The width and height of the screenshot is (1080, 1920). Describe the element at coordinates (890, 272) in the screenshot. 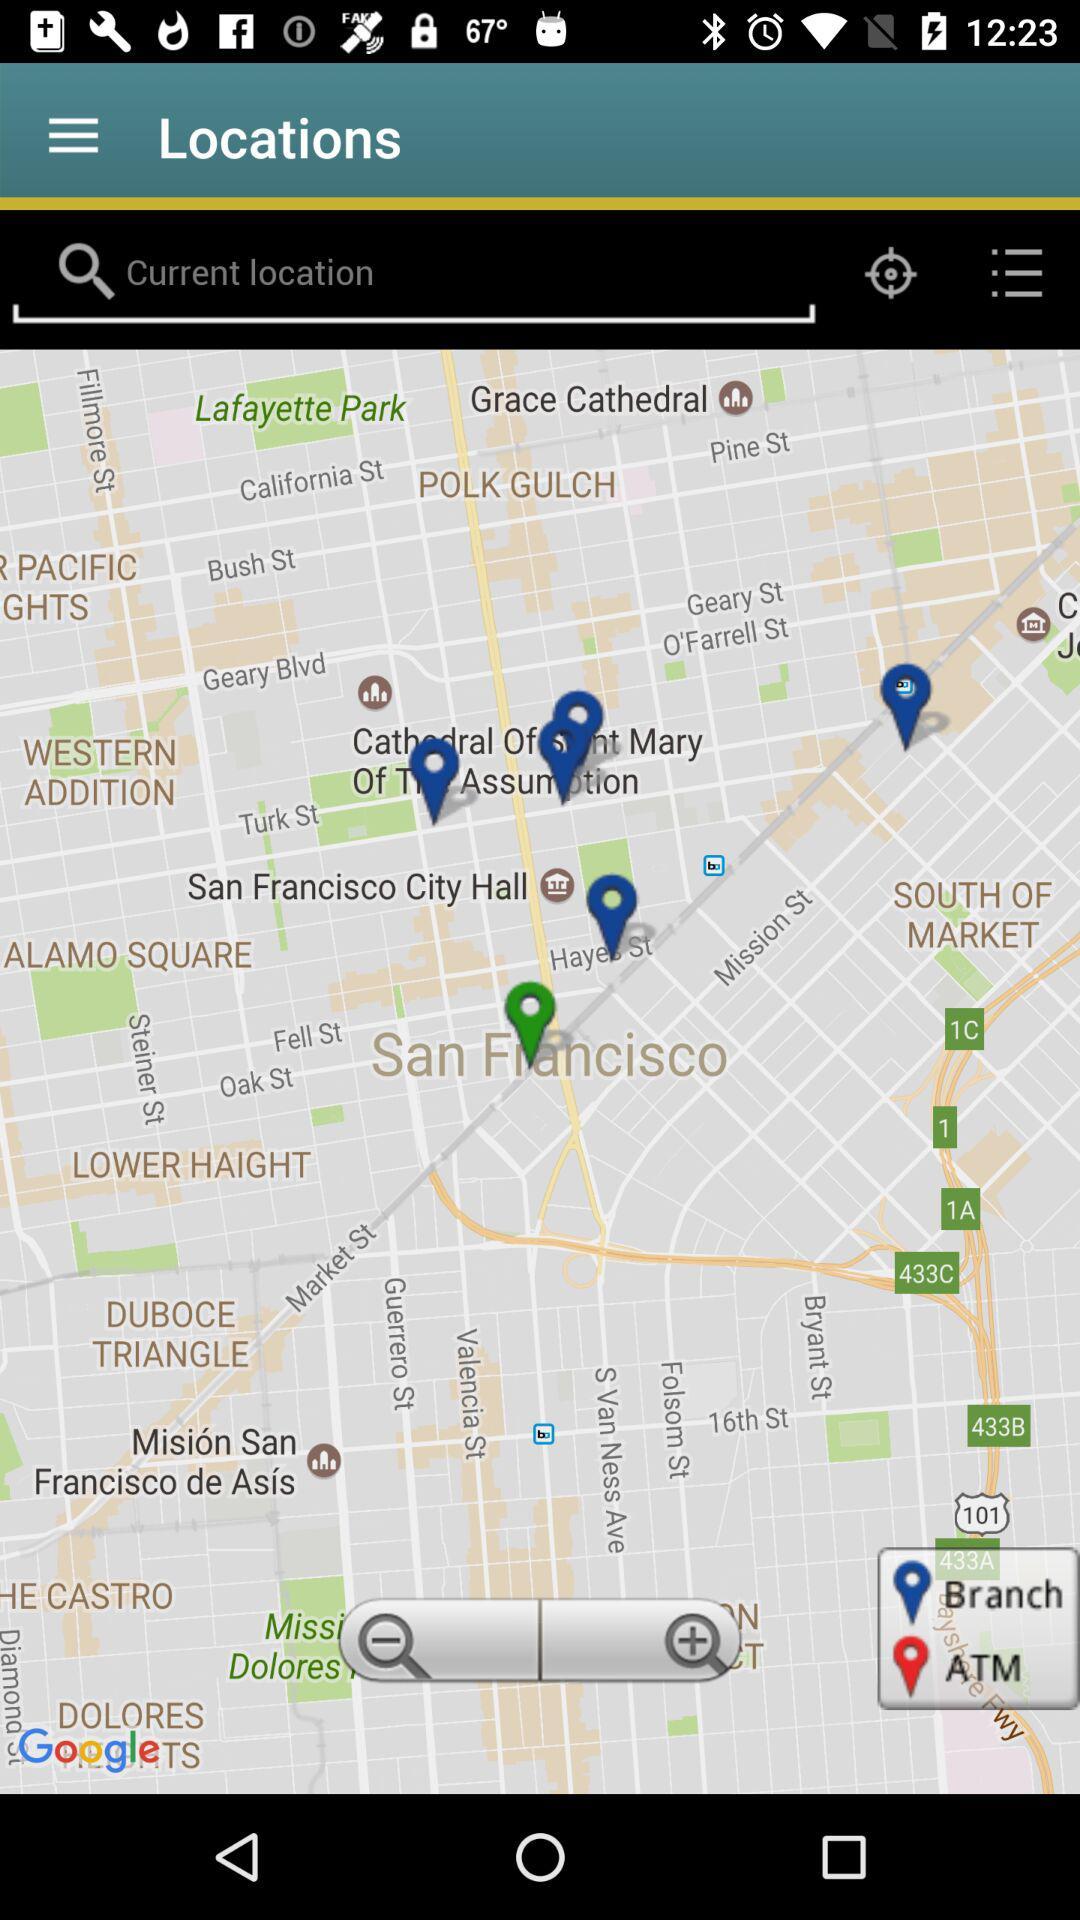

I see `the location_crosshair icon` at that location.